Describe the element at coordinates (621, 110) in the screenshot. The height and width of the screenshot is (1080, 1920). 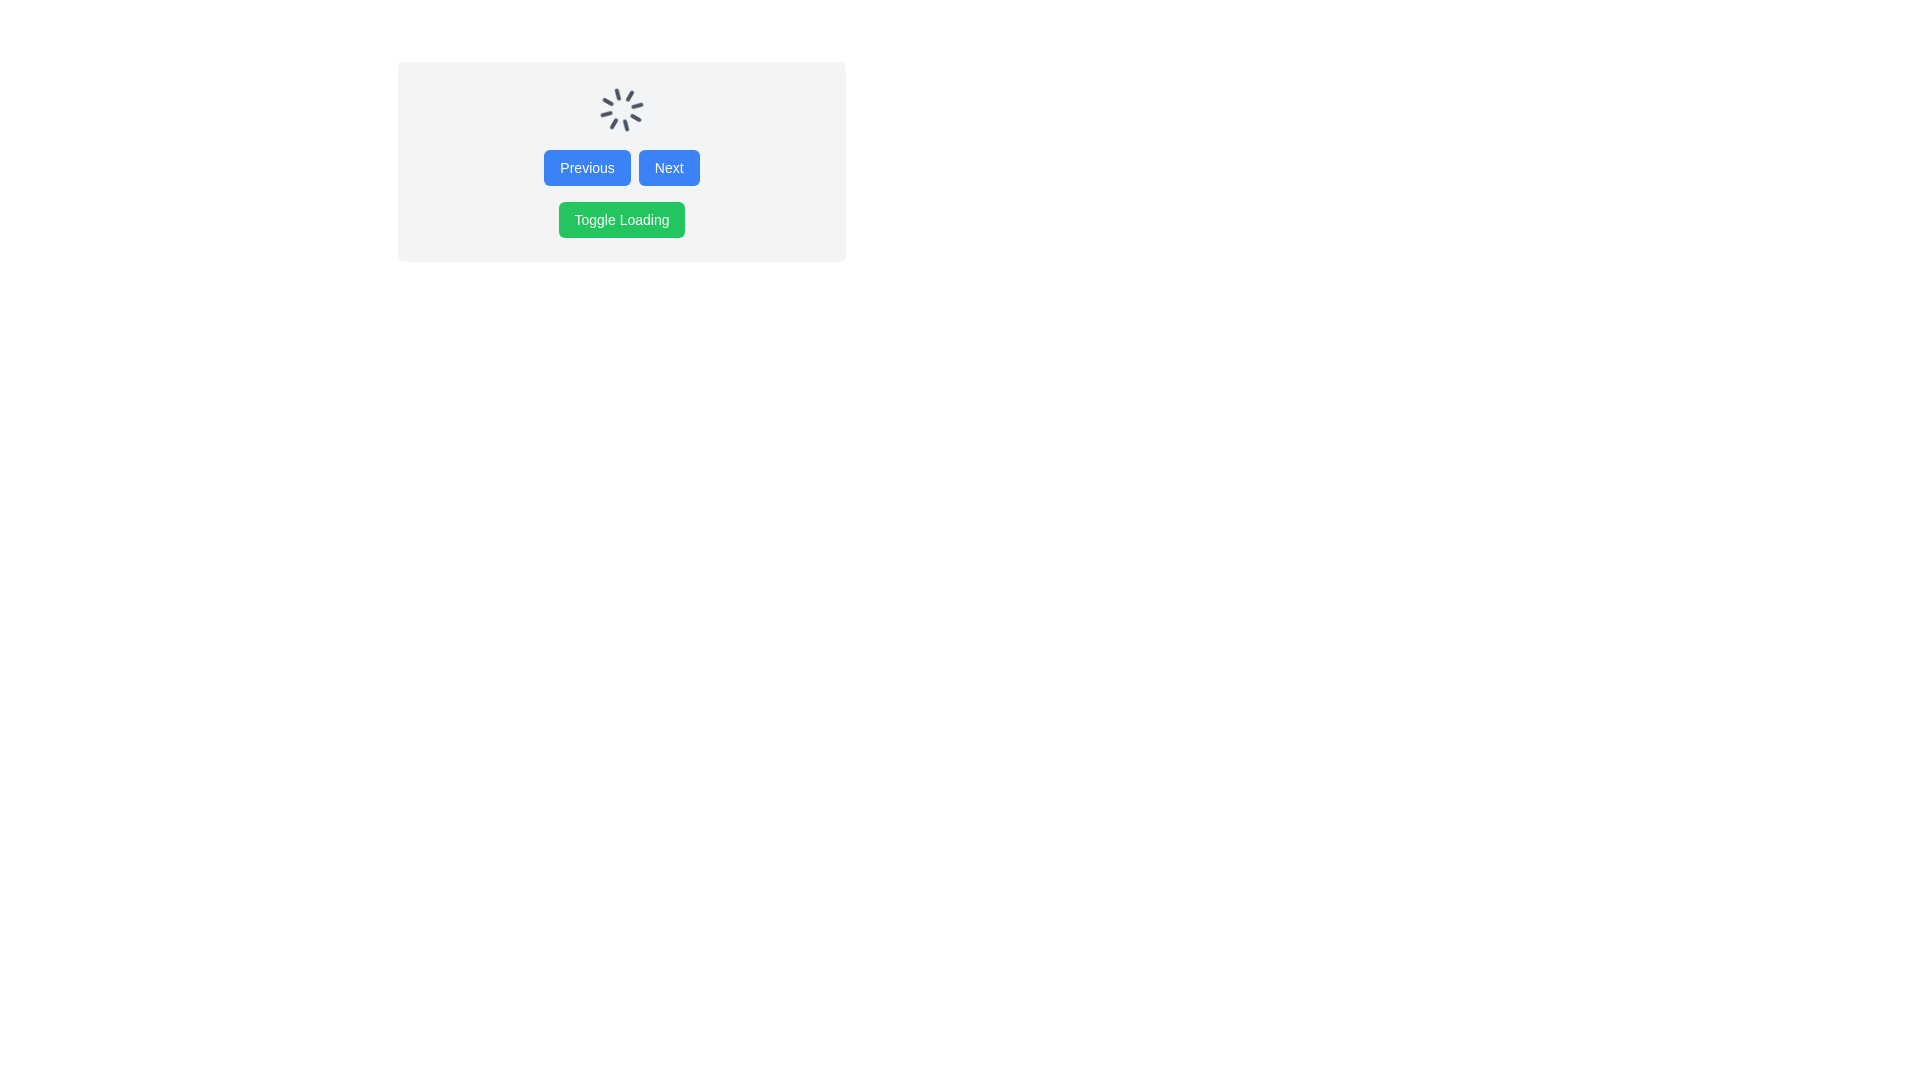
I see `the Spinner element that visually indicates an ongoing process, located centrally at the top of the section above the 'Previous' and 'Next' buttons` at that location.